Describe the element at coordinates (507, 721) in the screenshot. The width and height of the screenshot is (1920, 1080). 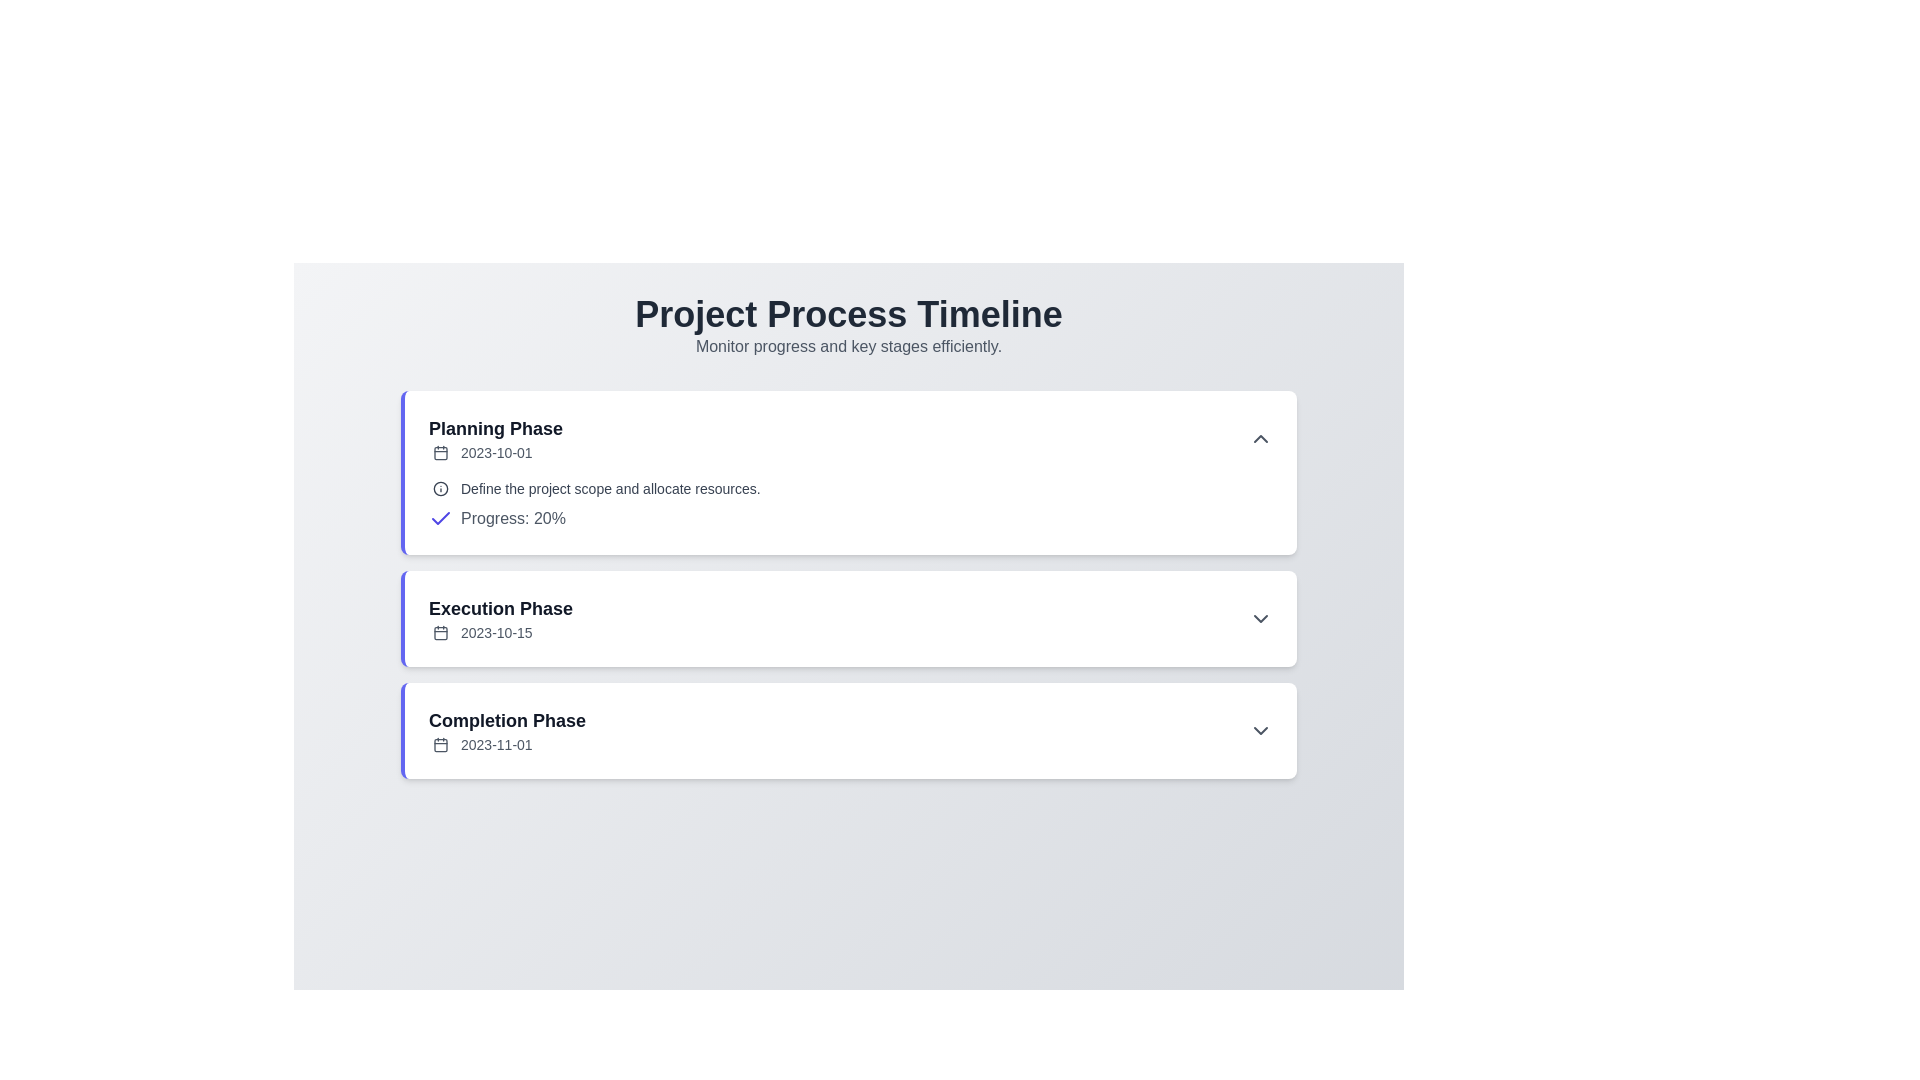
I see `the Text Label that serves as the header for the project phase, located above the date '2023-11-01' and to the right of the calendar icon` at that location.